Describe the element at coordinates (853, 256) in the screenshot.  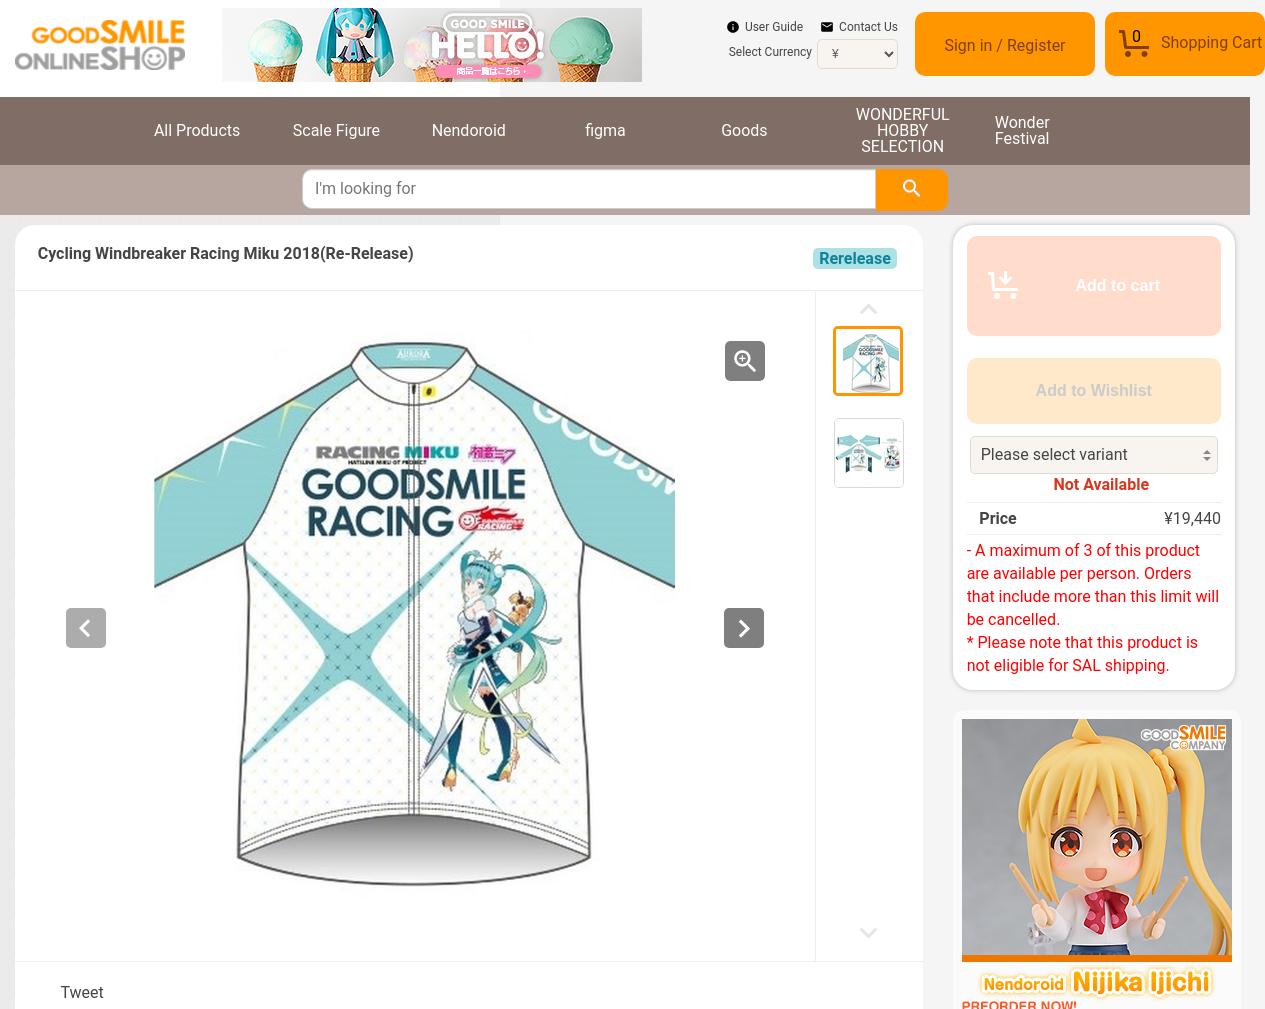
I see `'Rerelease'` at that location.